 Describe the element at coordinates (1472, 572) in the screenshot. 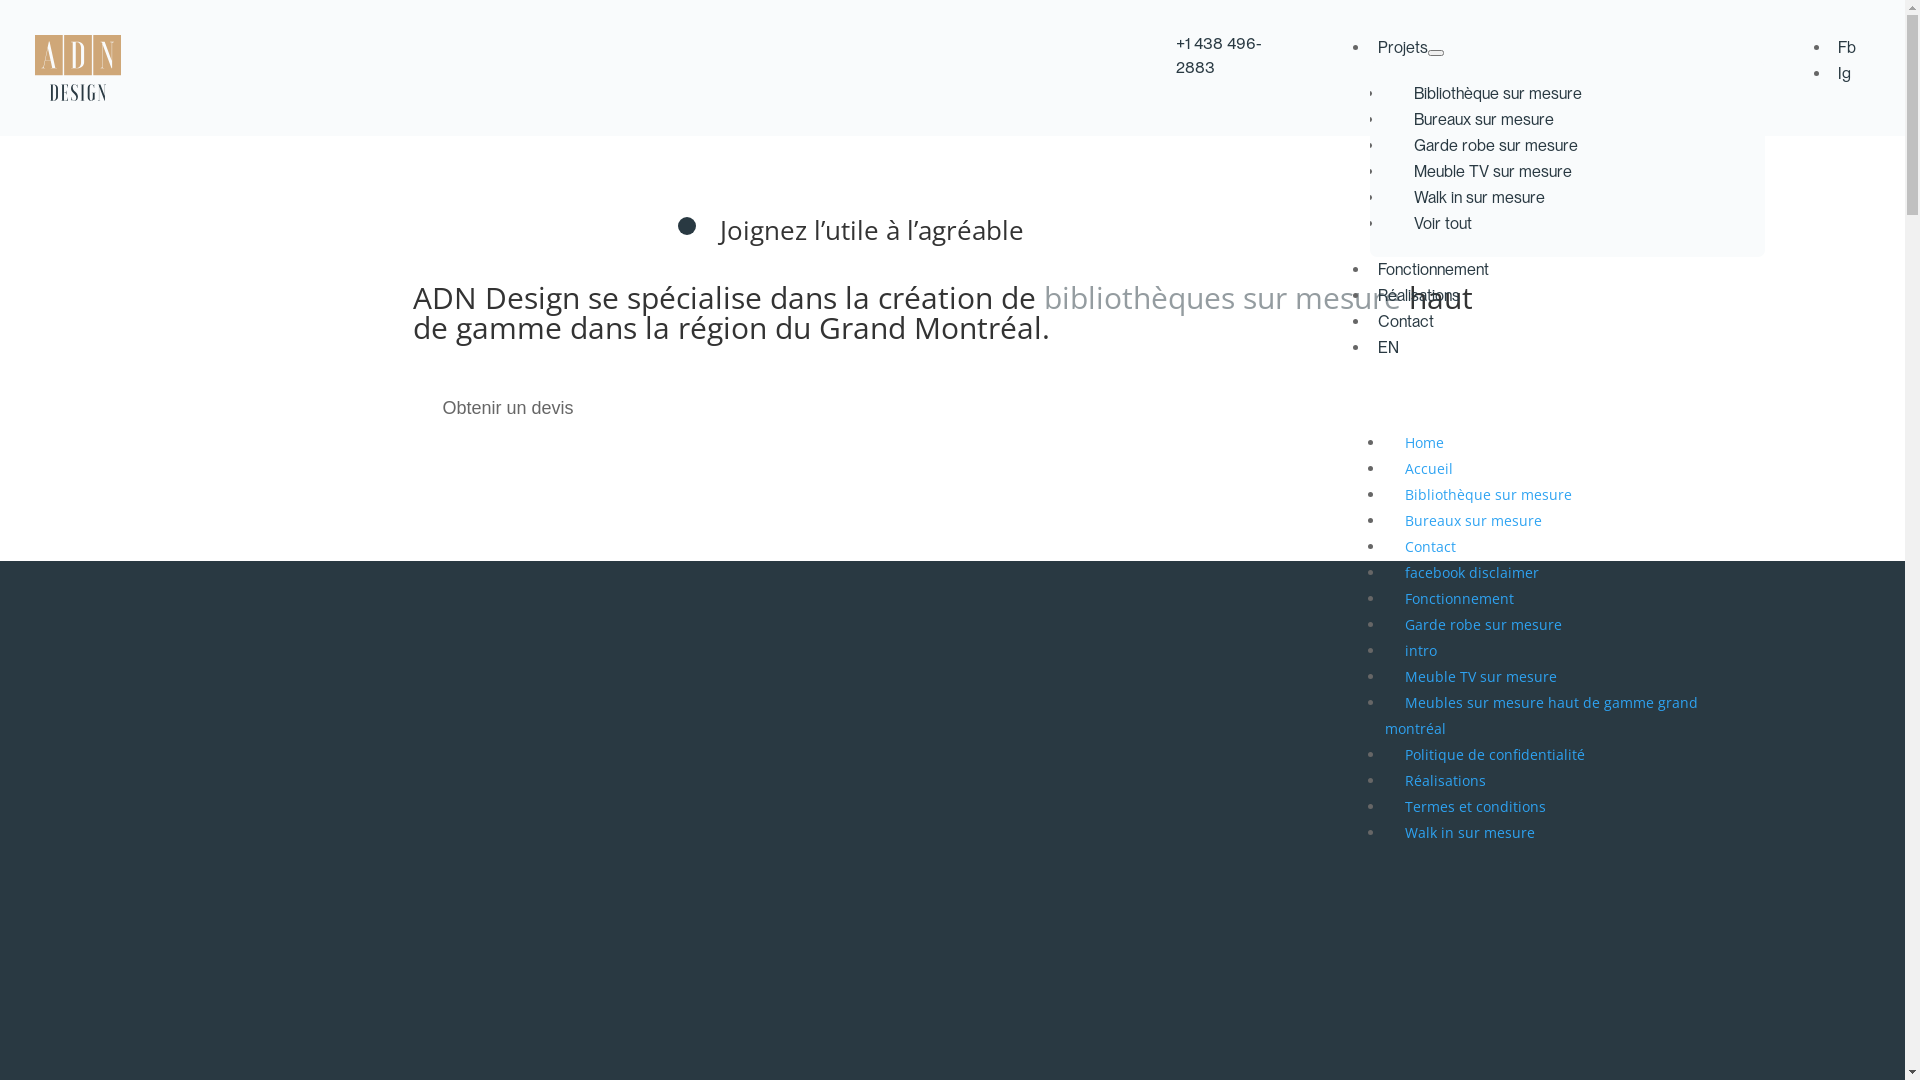

I see `'facebook disclaimer'` at that location.